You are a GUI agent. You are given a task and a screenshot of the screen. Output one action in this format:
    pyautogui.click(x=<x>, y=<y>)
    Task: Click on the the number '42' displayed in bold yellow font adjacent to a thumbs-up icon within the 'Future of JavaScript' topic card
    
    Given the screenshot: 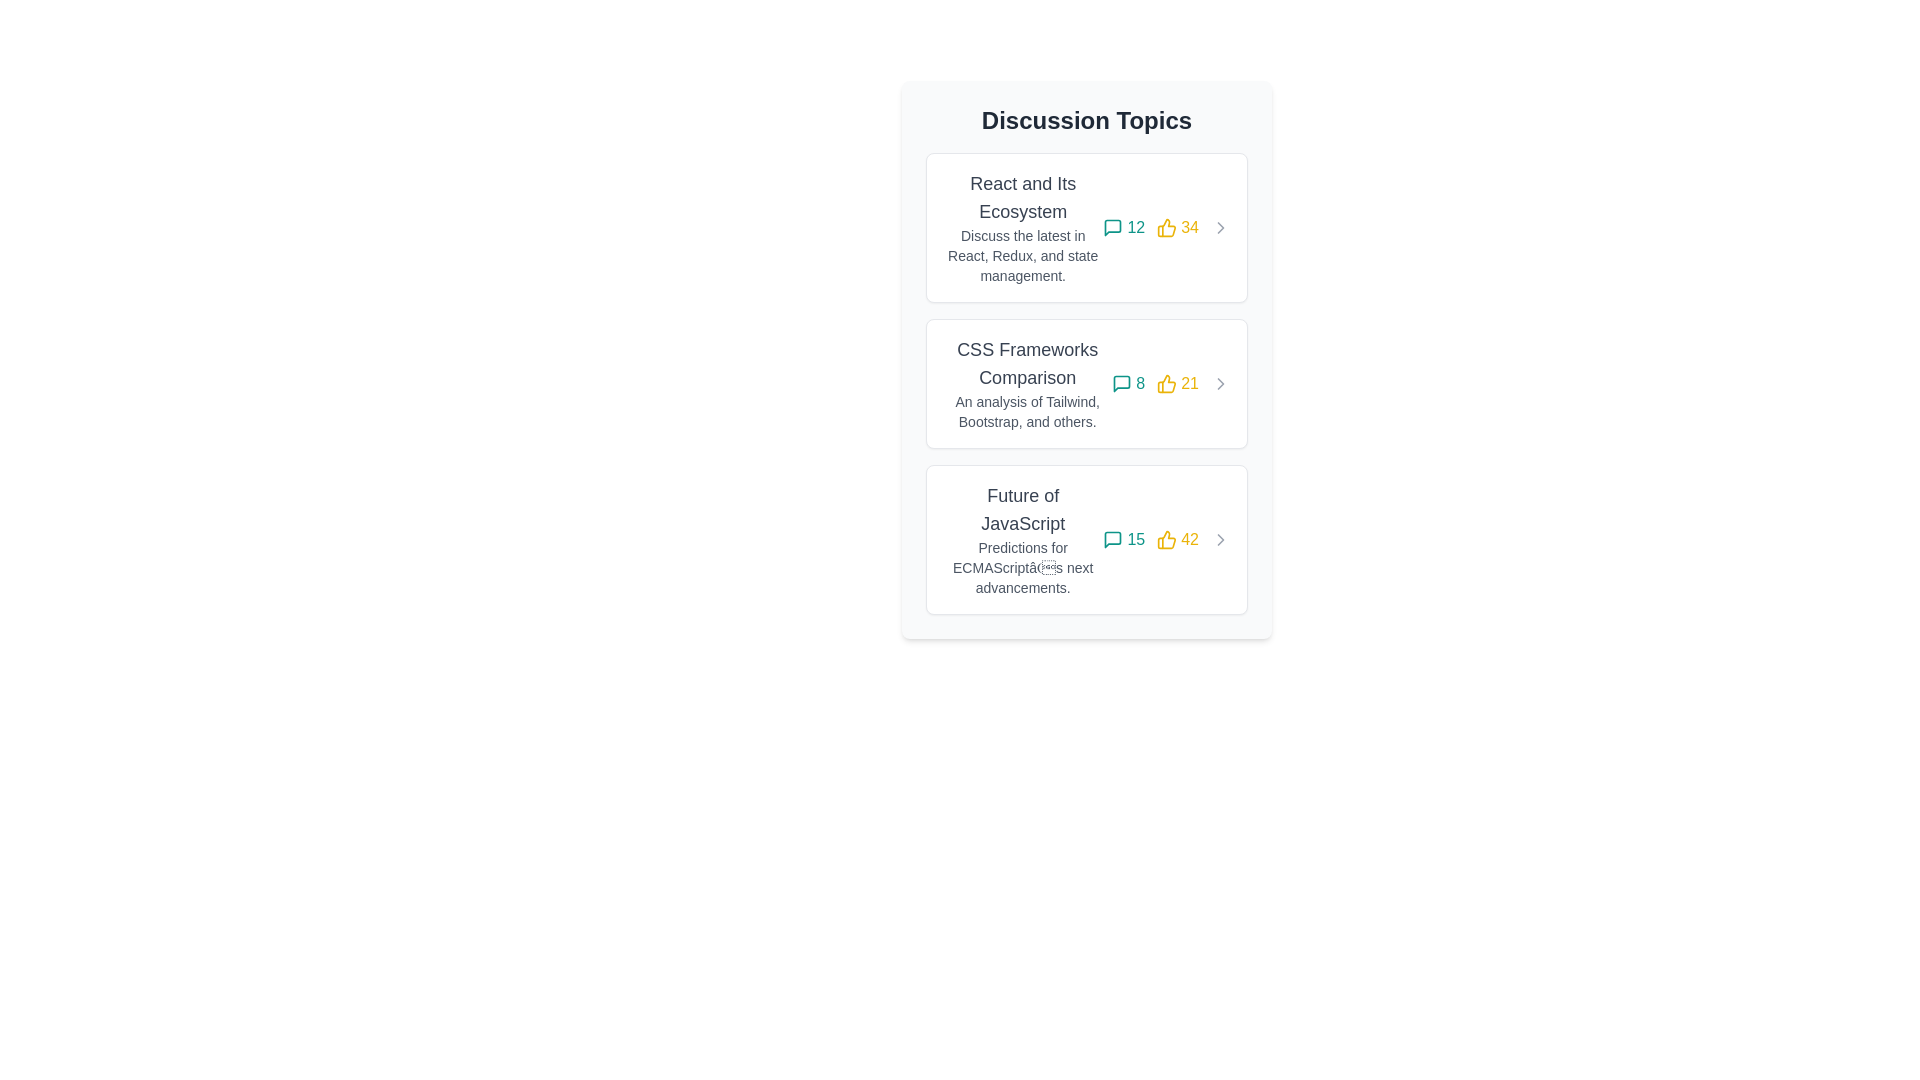 What is the action you would take?
    pyautogui.click(x=1178, y=540)
    